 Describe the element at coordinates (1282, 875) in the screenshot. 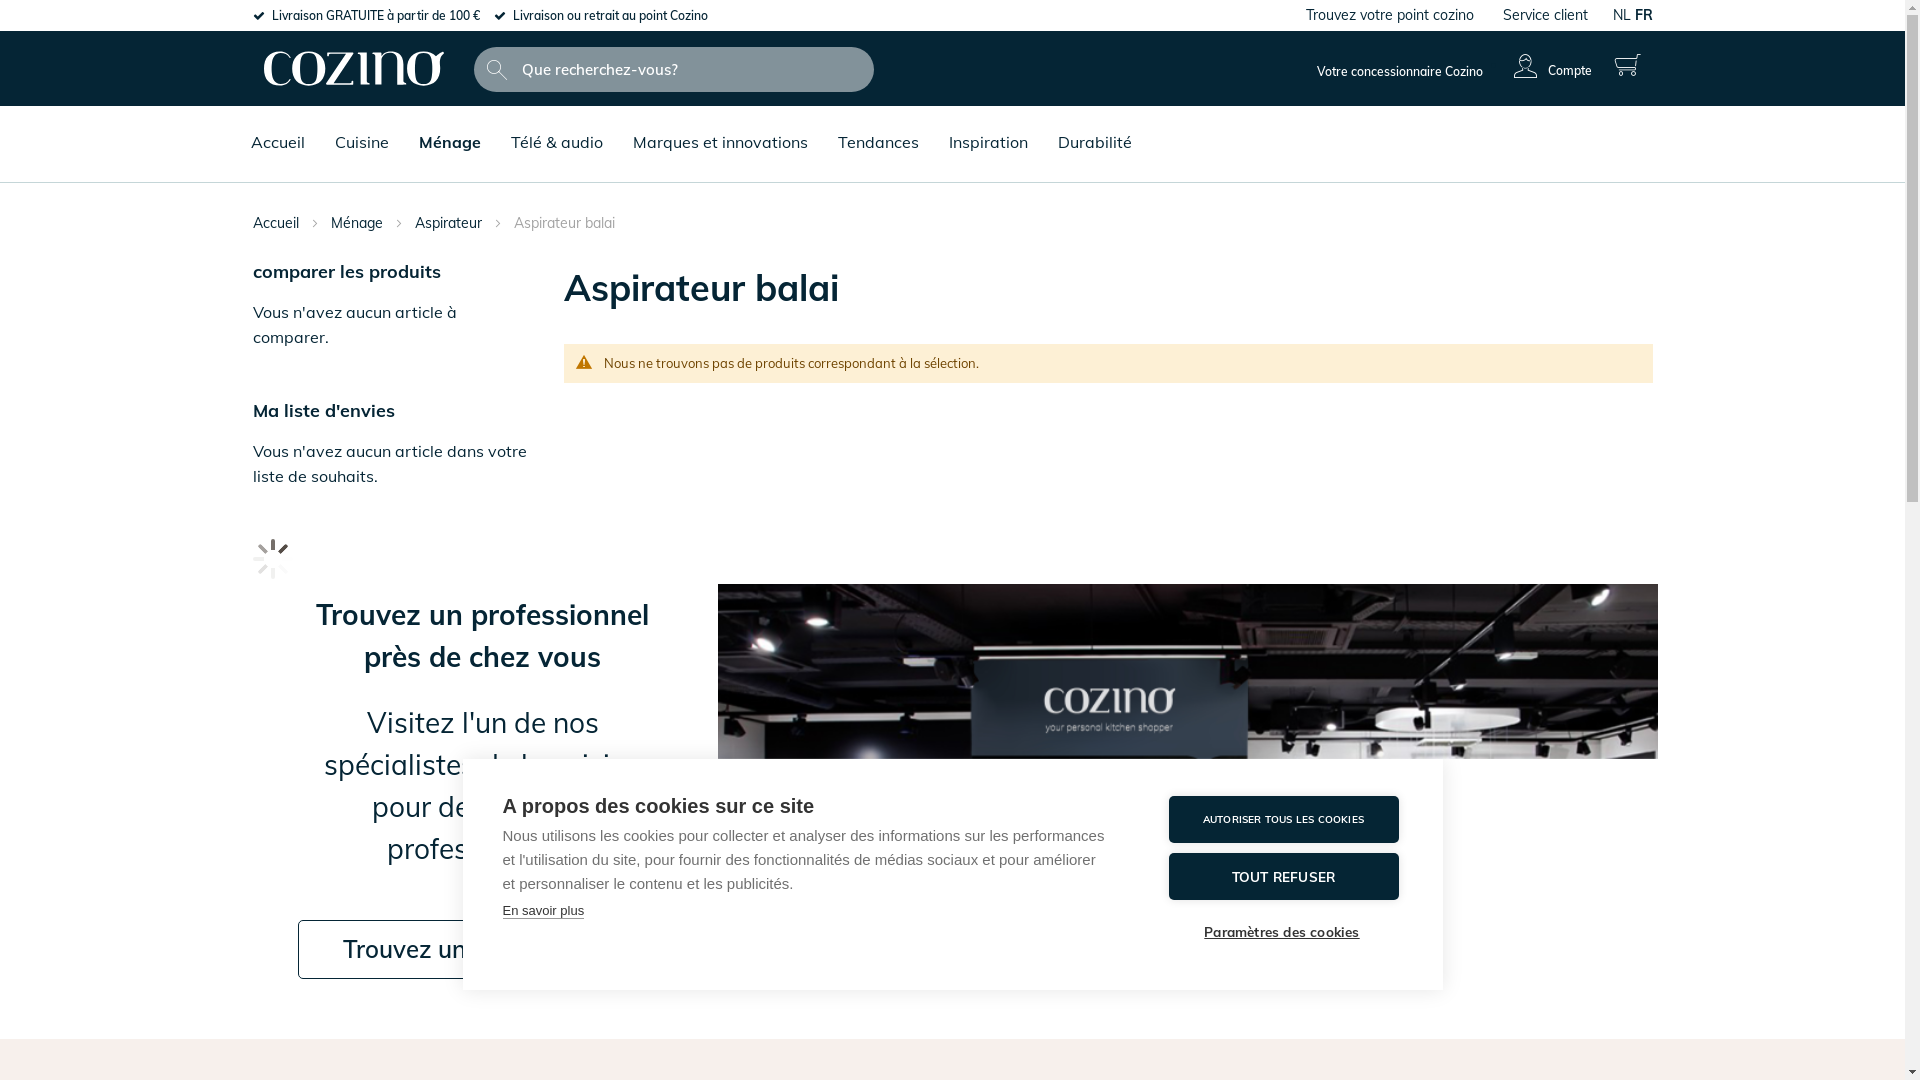

I see `'TOUT REFUSER'` at that location.